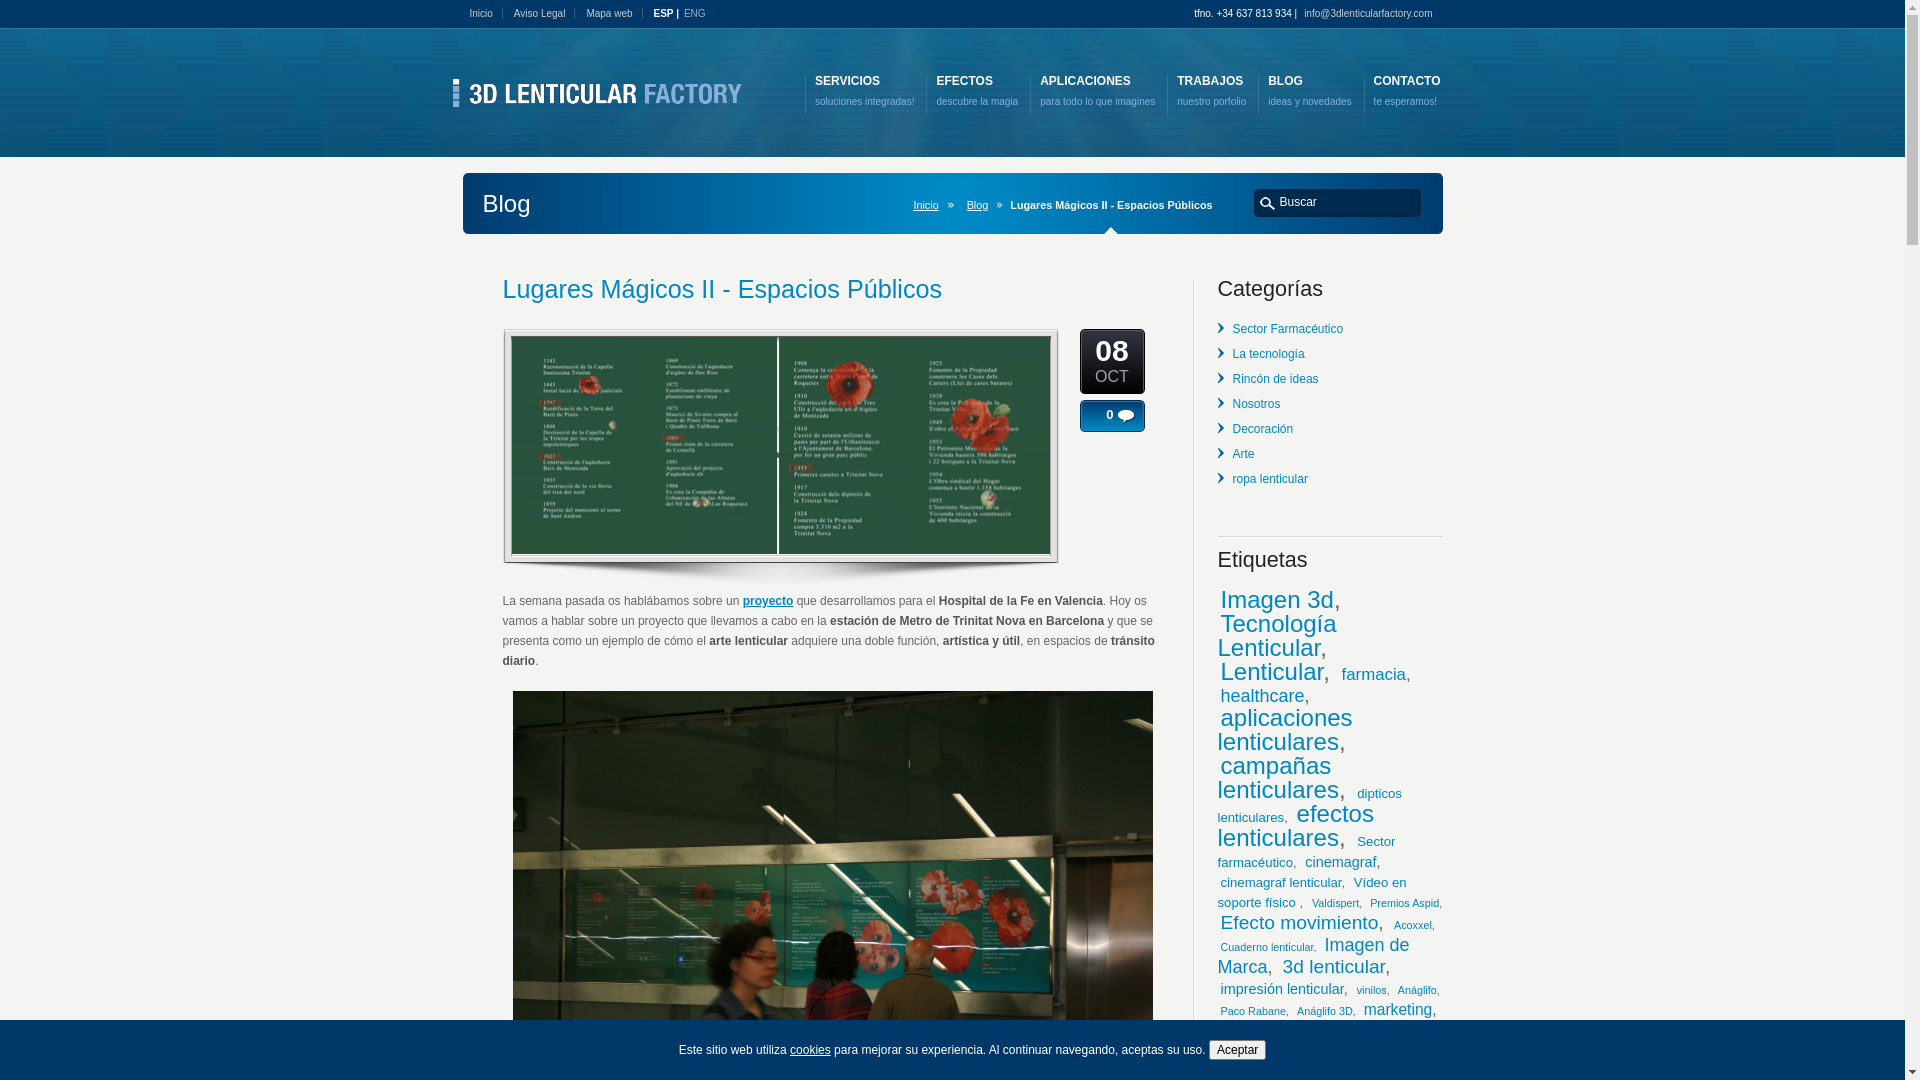 This screenshot has width=1920, height=1080. Describe the element at coordinates (1372, 674) in the screenshot. I see `'farmacia'` at that location.